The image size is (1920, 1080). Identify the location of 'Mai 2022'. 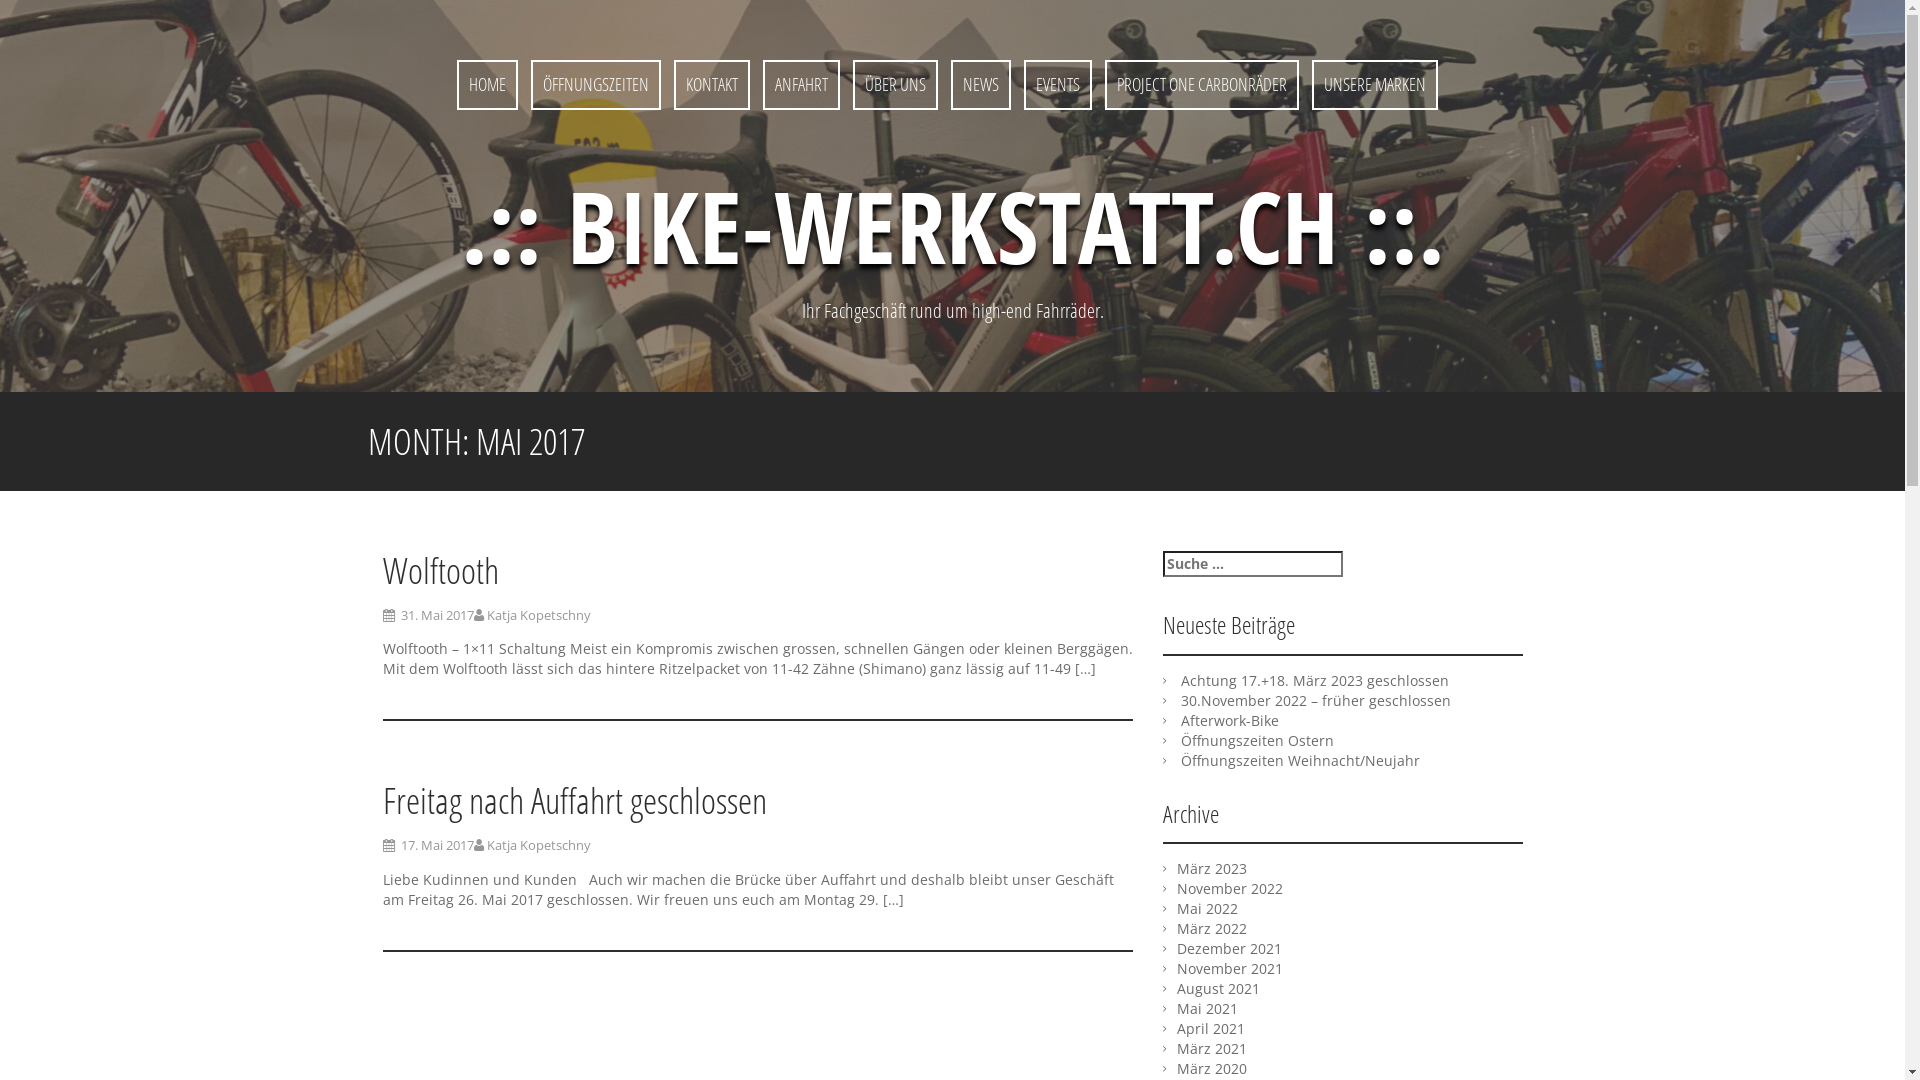
(1205, 908).